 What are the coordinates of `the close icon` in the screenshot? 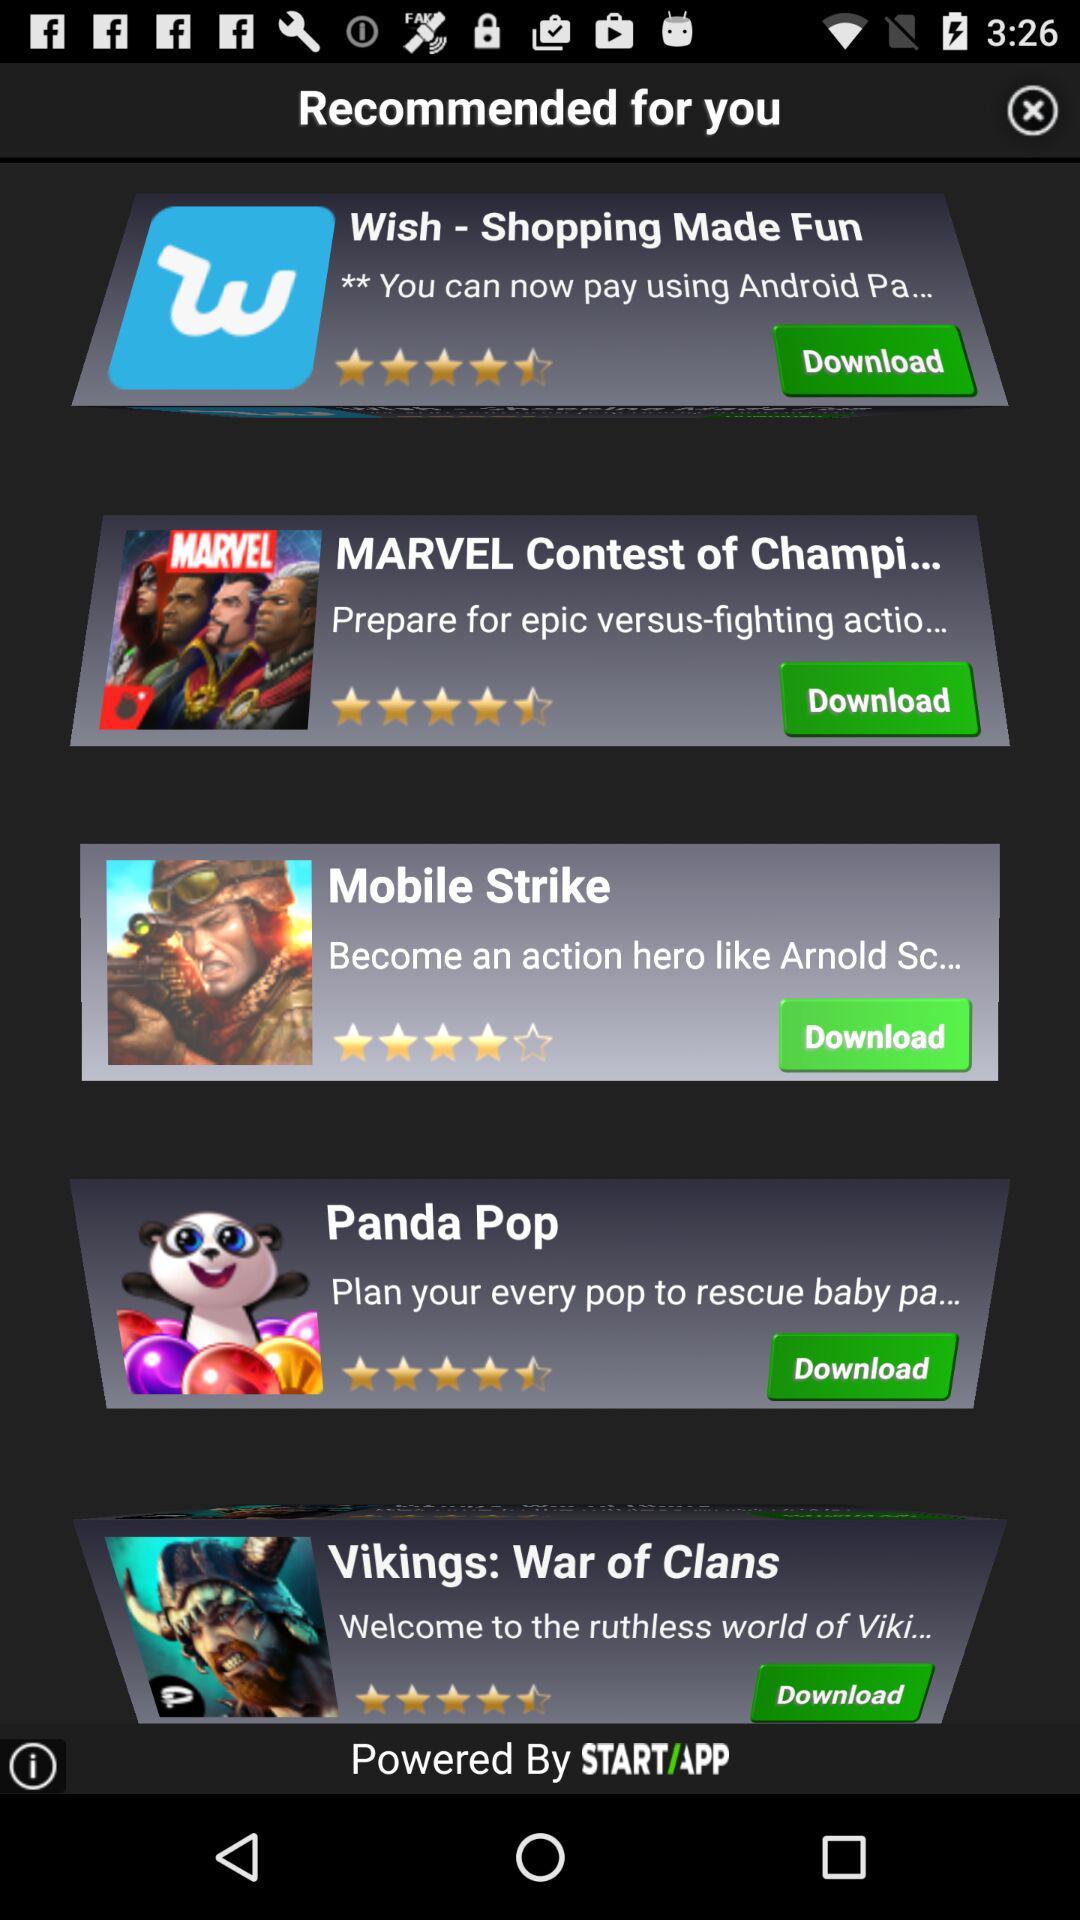 It's located at (1032, 117).